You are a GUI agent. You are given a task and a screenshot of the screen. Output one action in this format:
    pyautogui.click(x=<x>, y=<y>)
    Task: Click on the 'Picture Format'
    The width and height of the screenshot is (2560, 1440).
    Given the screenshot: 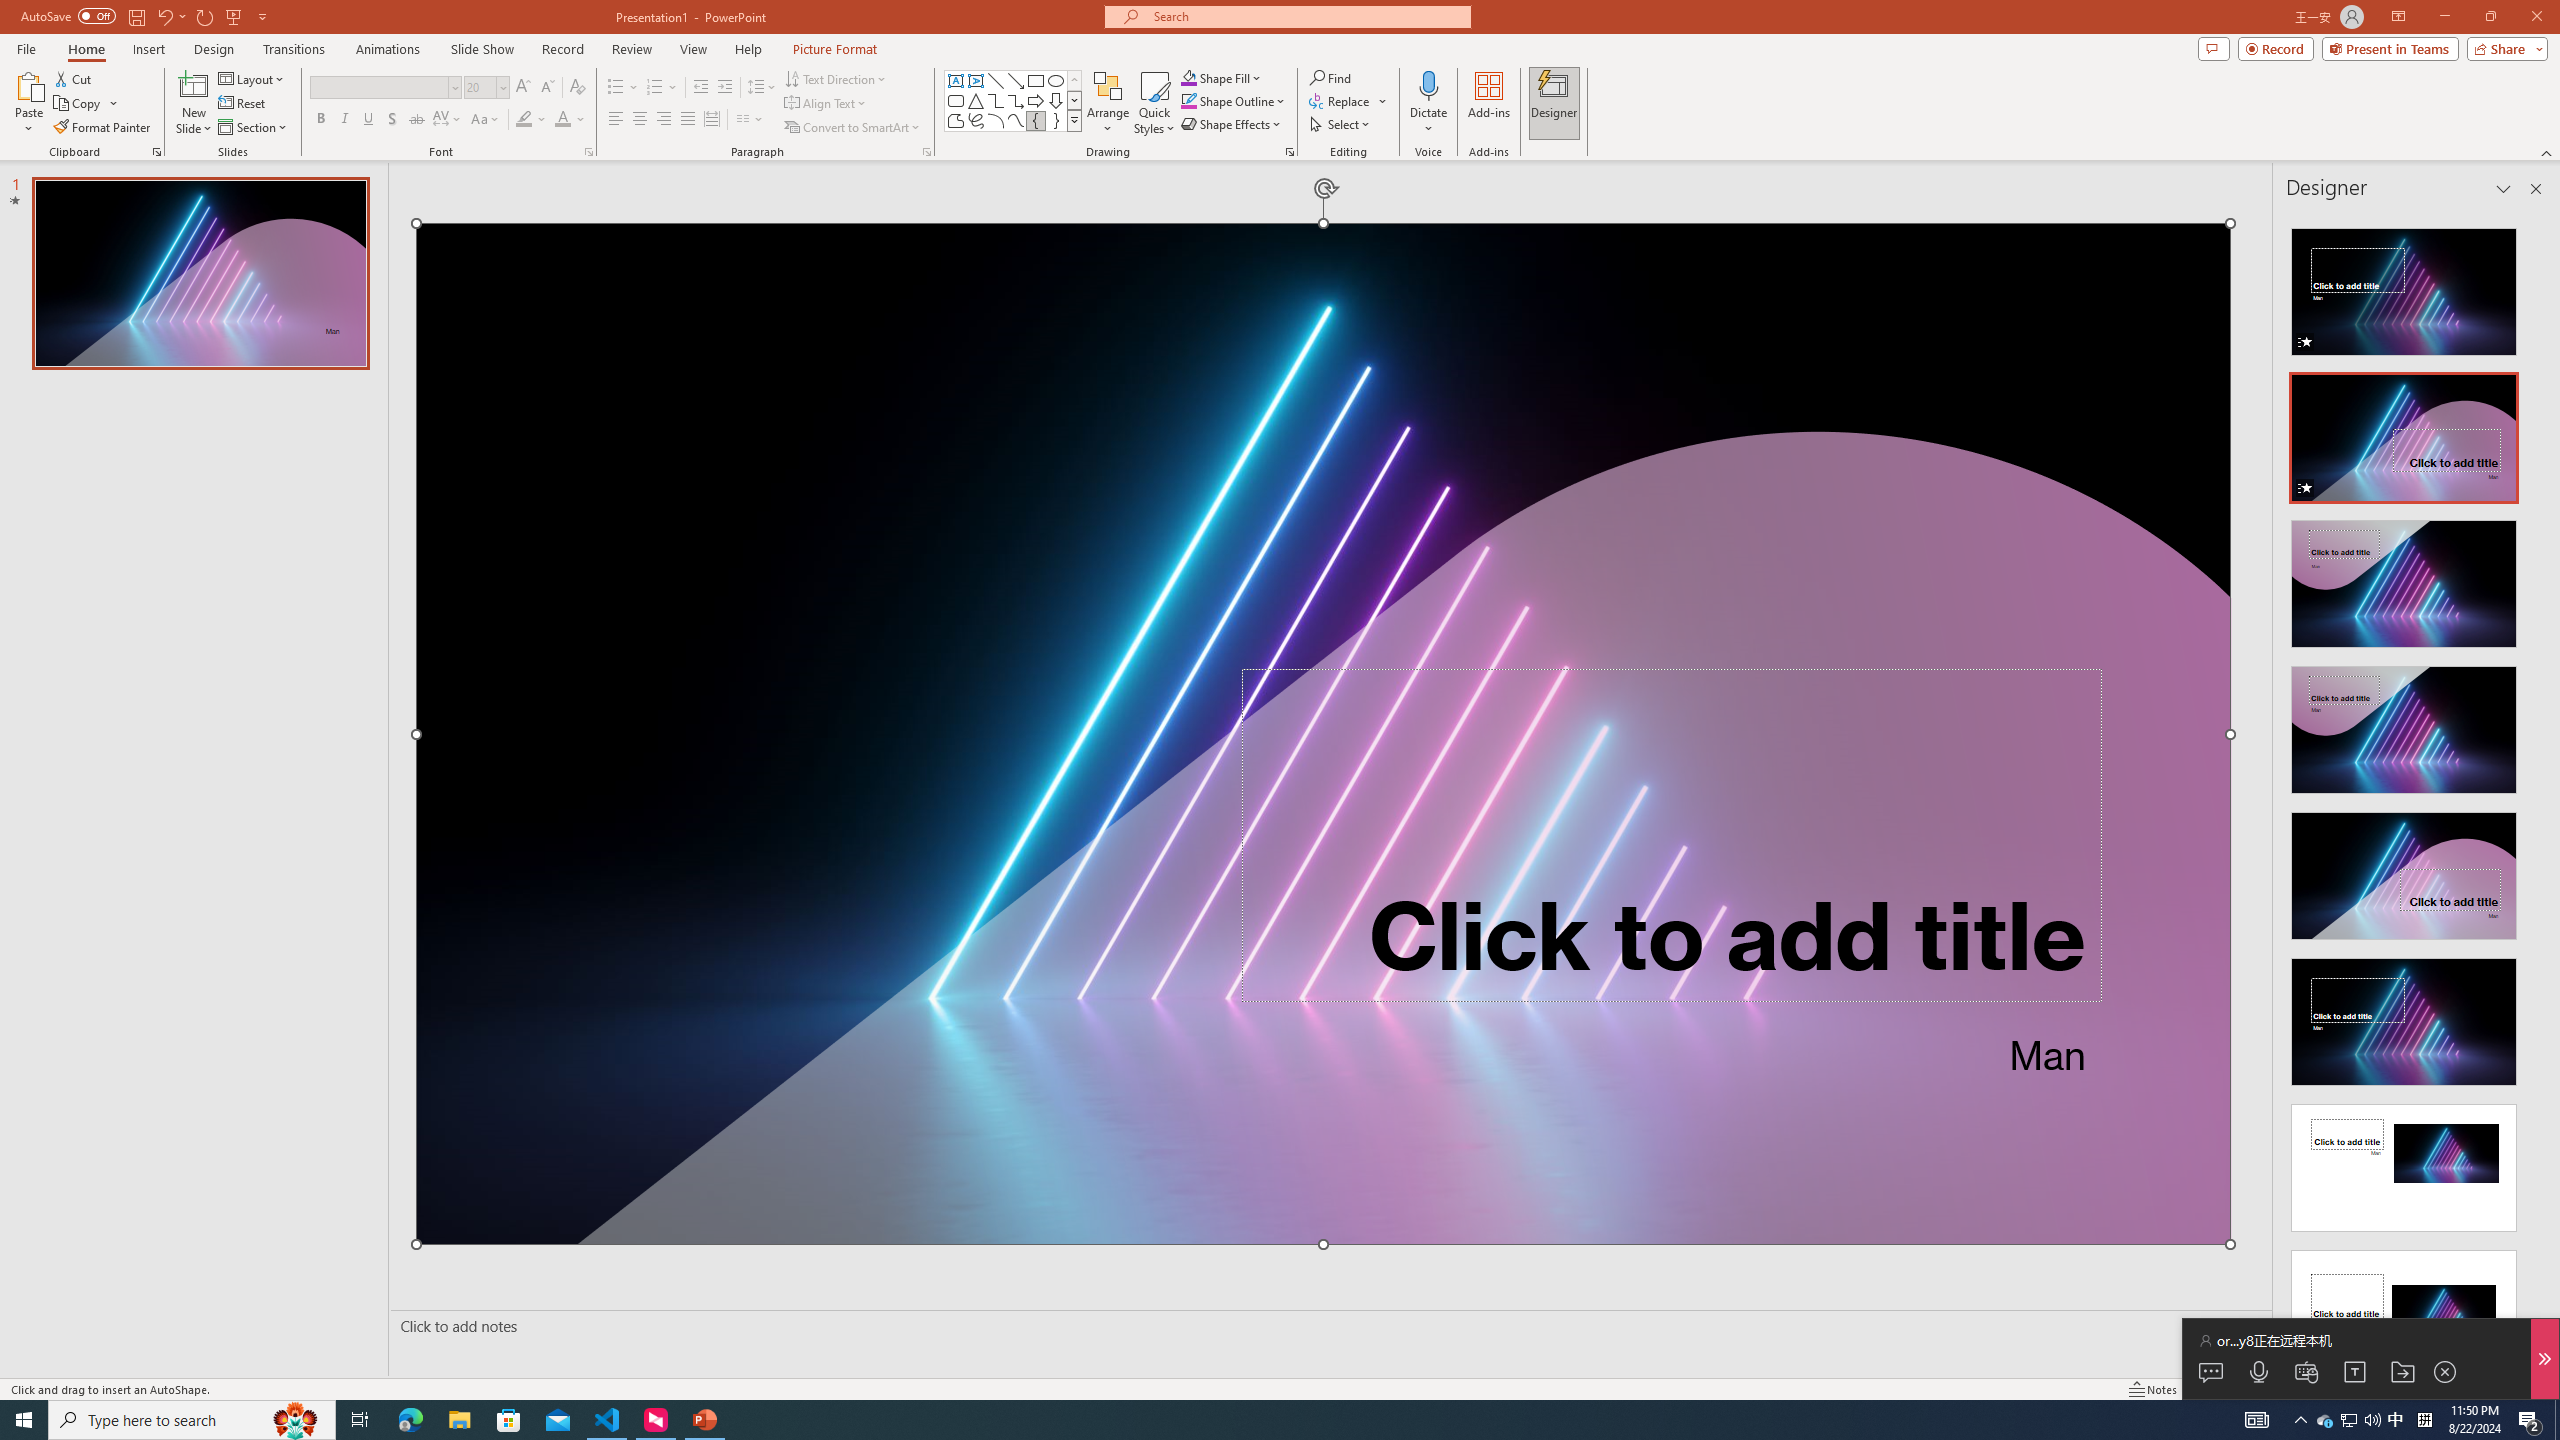 What is the action you would take?
    pyautogui.click(x=835, y=49)
    